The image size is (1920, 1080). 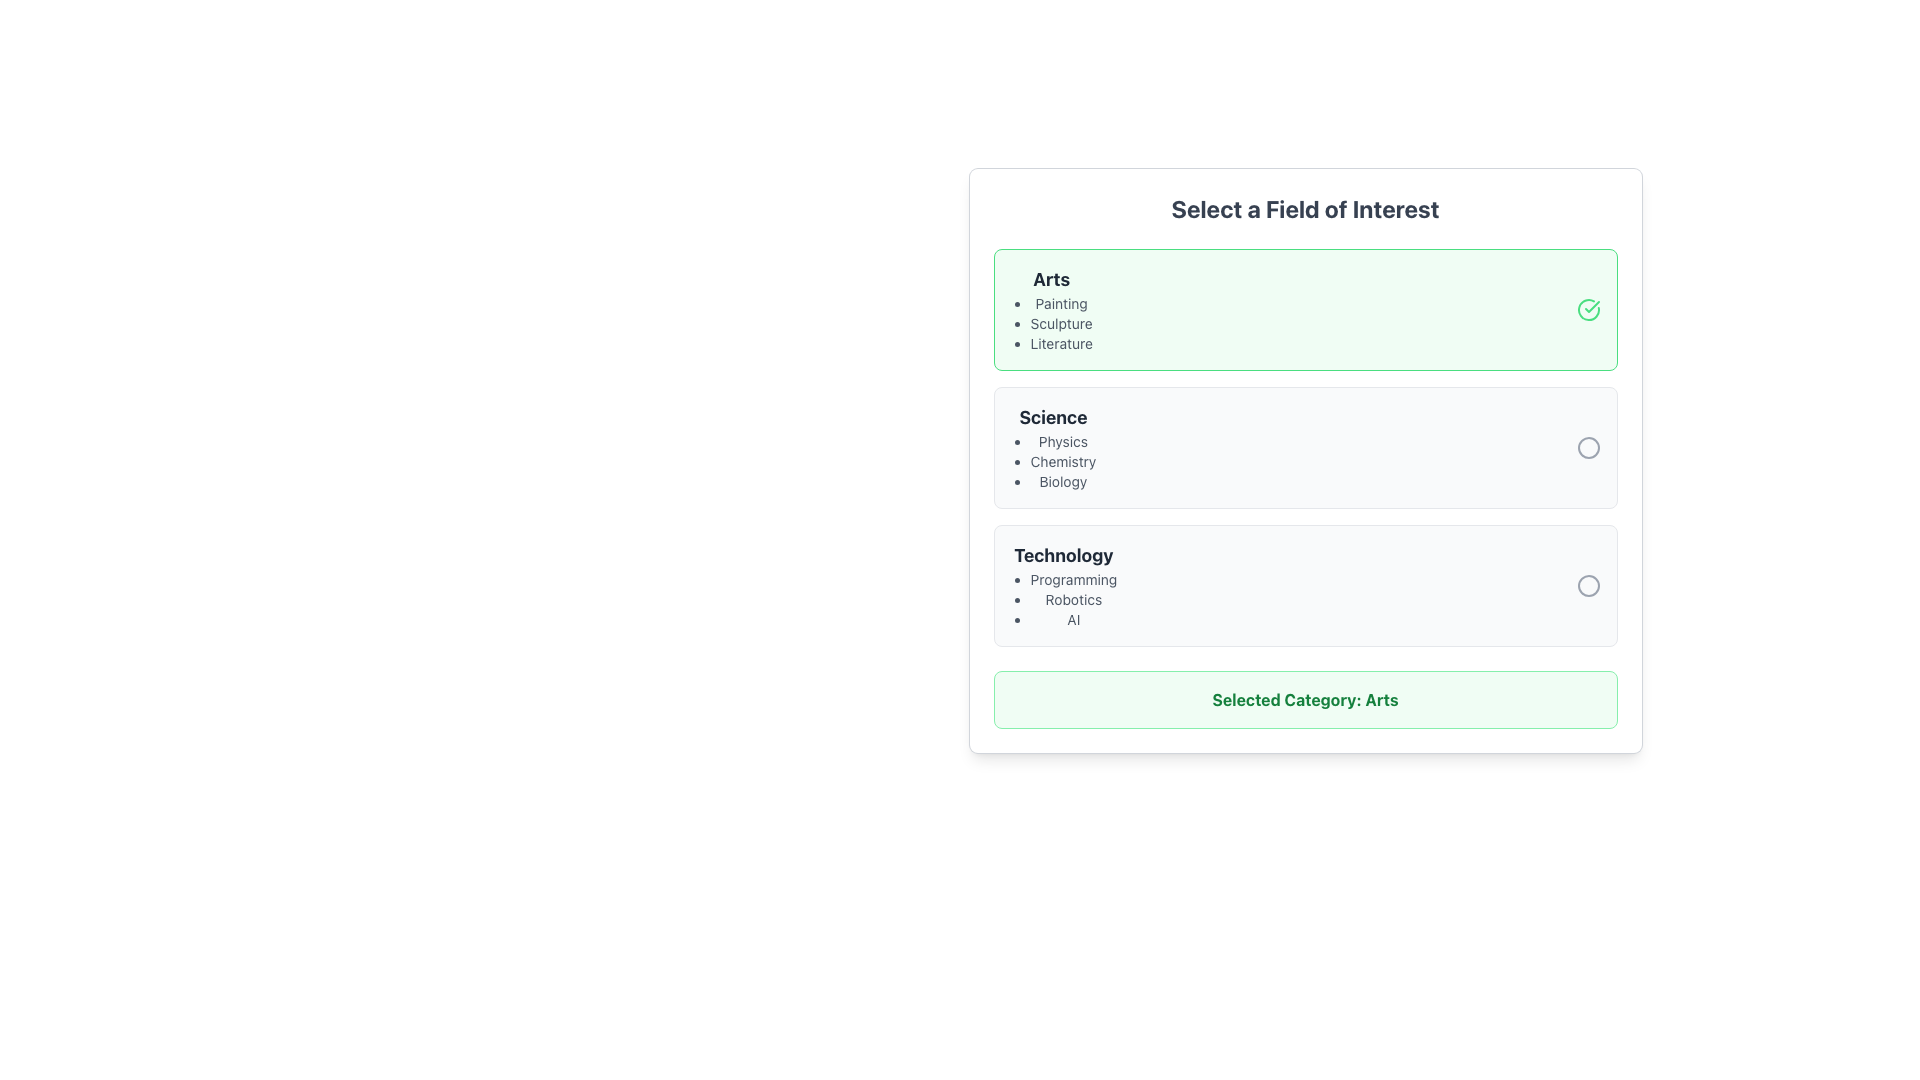 I want to click on the minimalist circular outline icon in gray, located at the right end of the 'Technology' field of interest section, so click(x=1587, y=585).